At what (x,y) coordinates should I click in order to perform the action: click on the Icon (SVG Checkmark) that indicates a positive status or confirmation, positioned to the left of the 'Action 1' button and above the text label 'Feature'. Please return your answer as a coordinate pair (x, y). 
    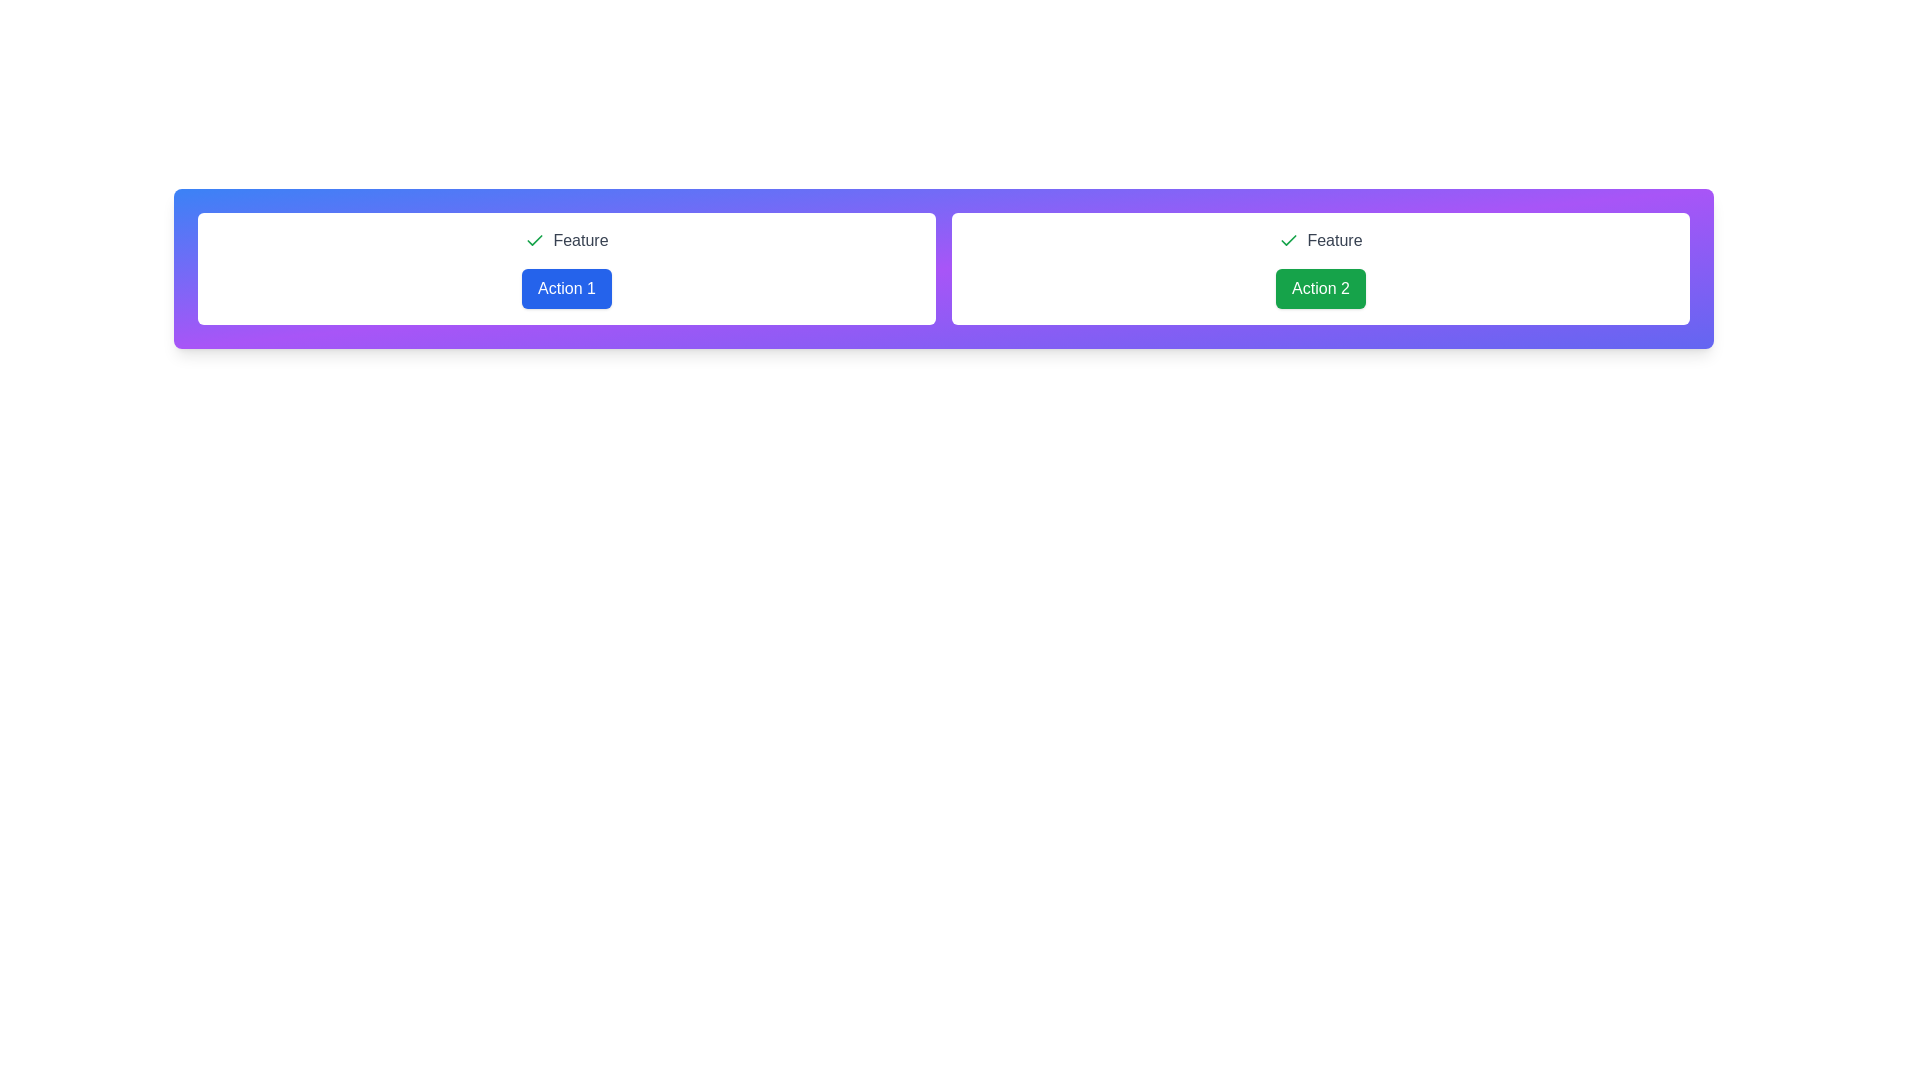
    Looking at the image, I should click on (1289, 239).